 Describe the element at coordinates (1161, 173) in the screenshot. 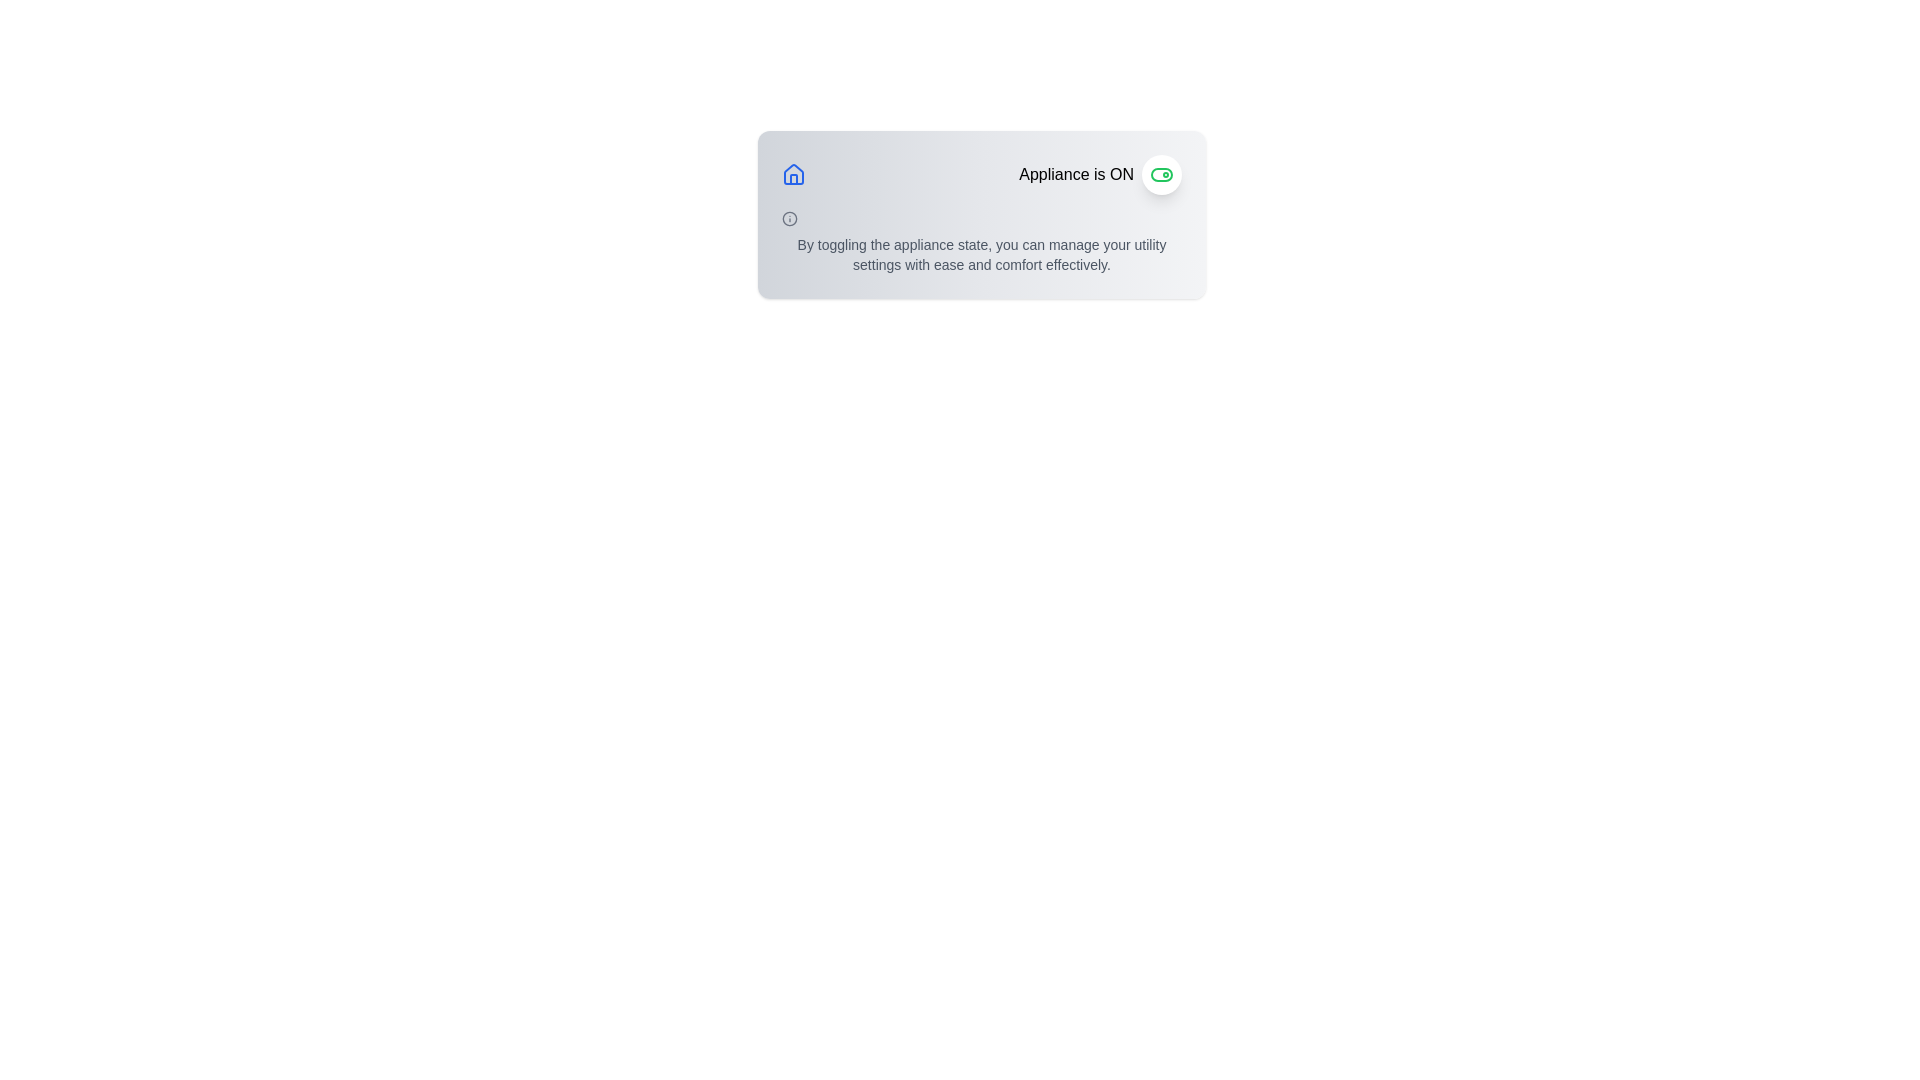

I see `the circular toggle button with a green outline located to the right of the text 'Appliance is ON' to switch its state` at that location.